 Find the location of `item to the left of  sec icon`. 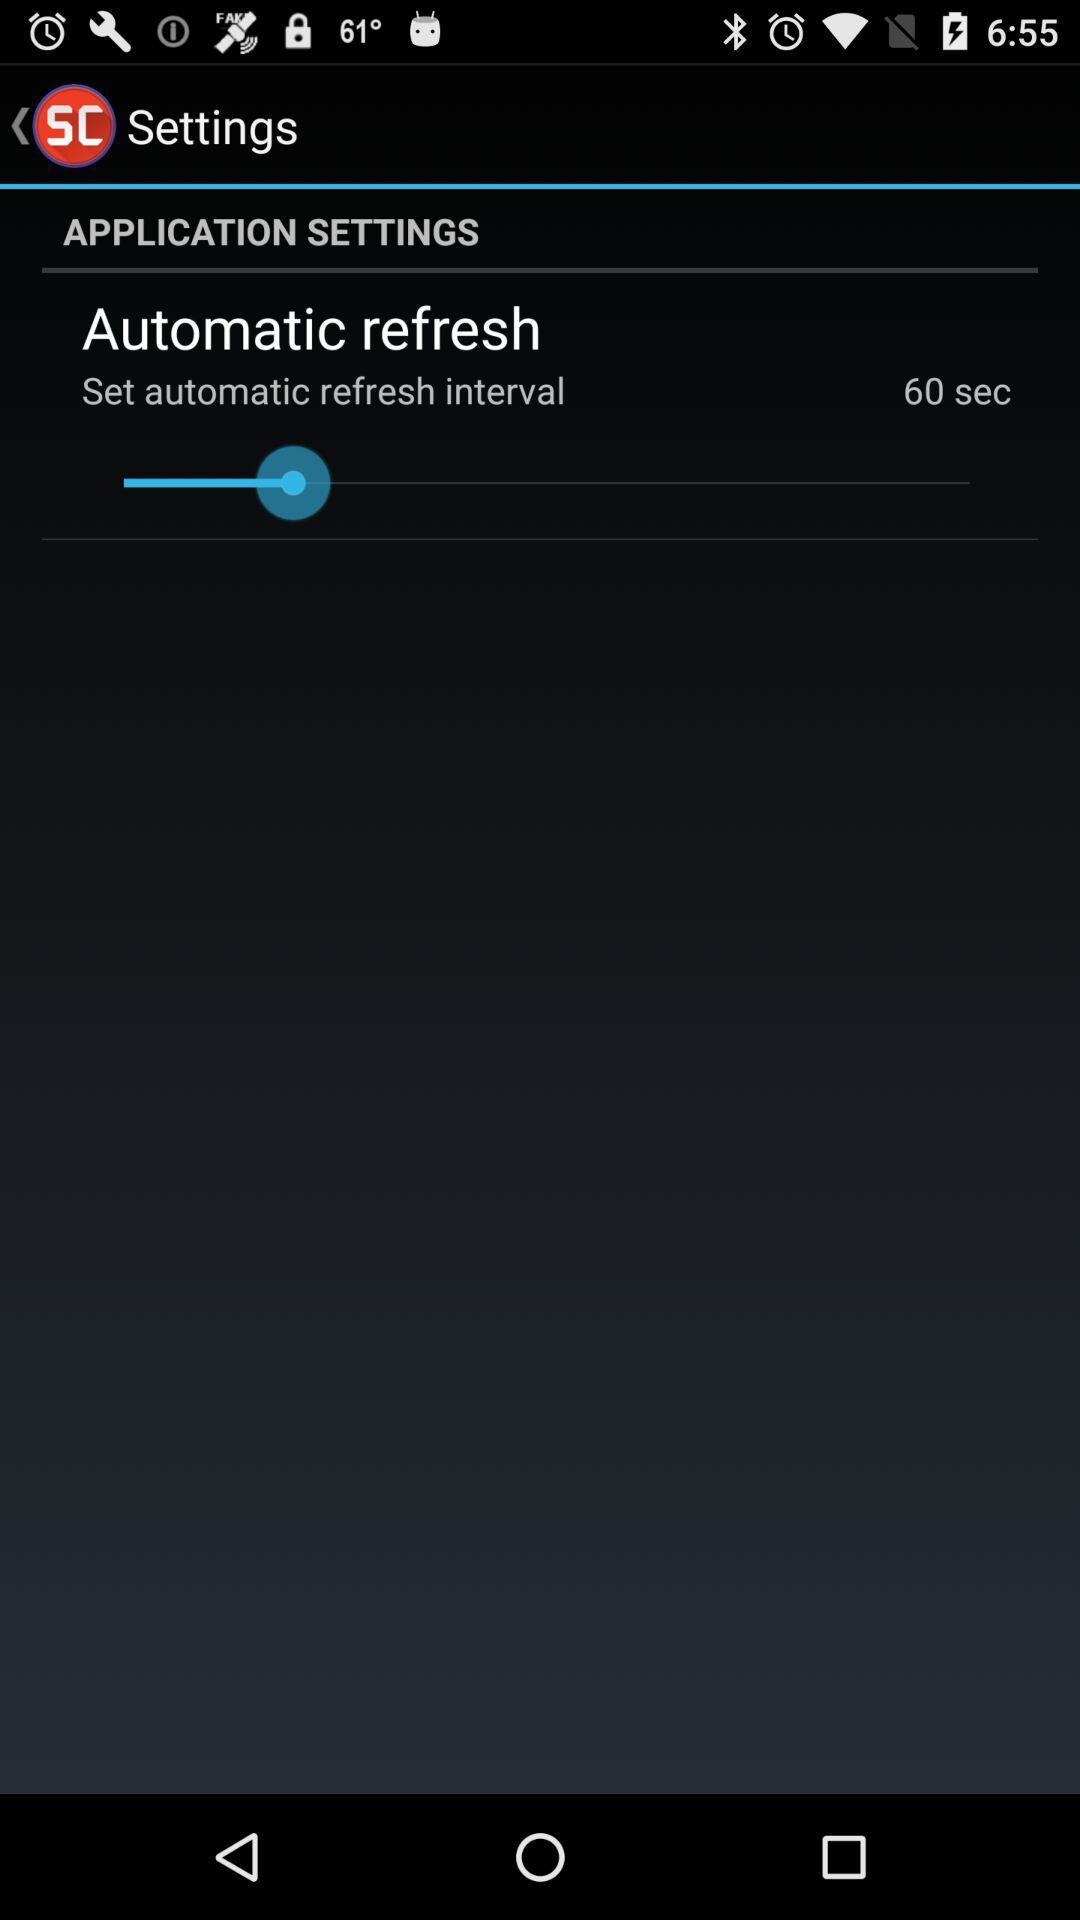

item to the left of  sec icon is located at coordinates (924, 389).